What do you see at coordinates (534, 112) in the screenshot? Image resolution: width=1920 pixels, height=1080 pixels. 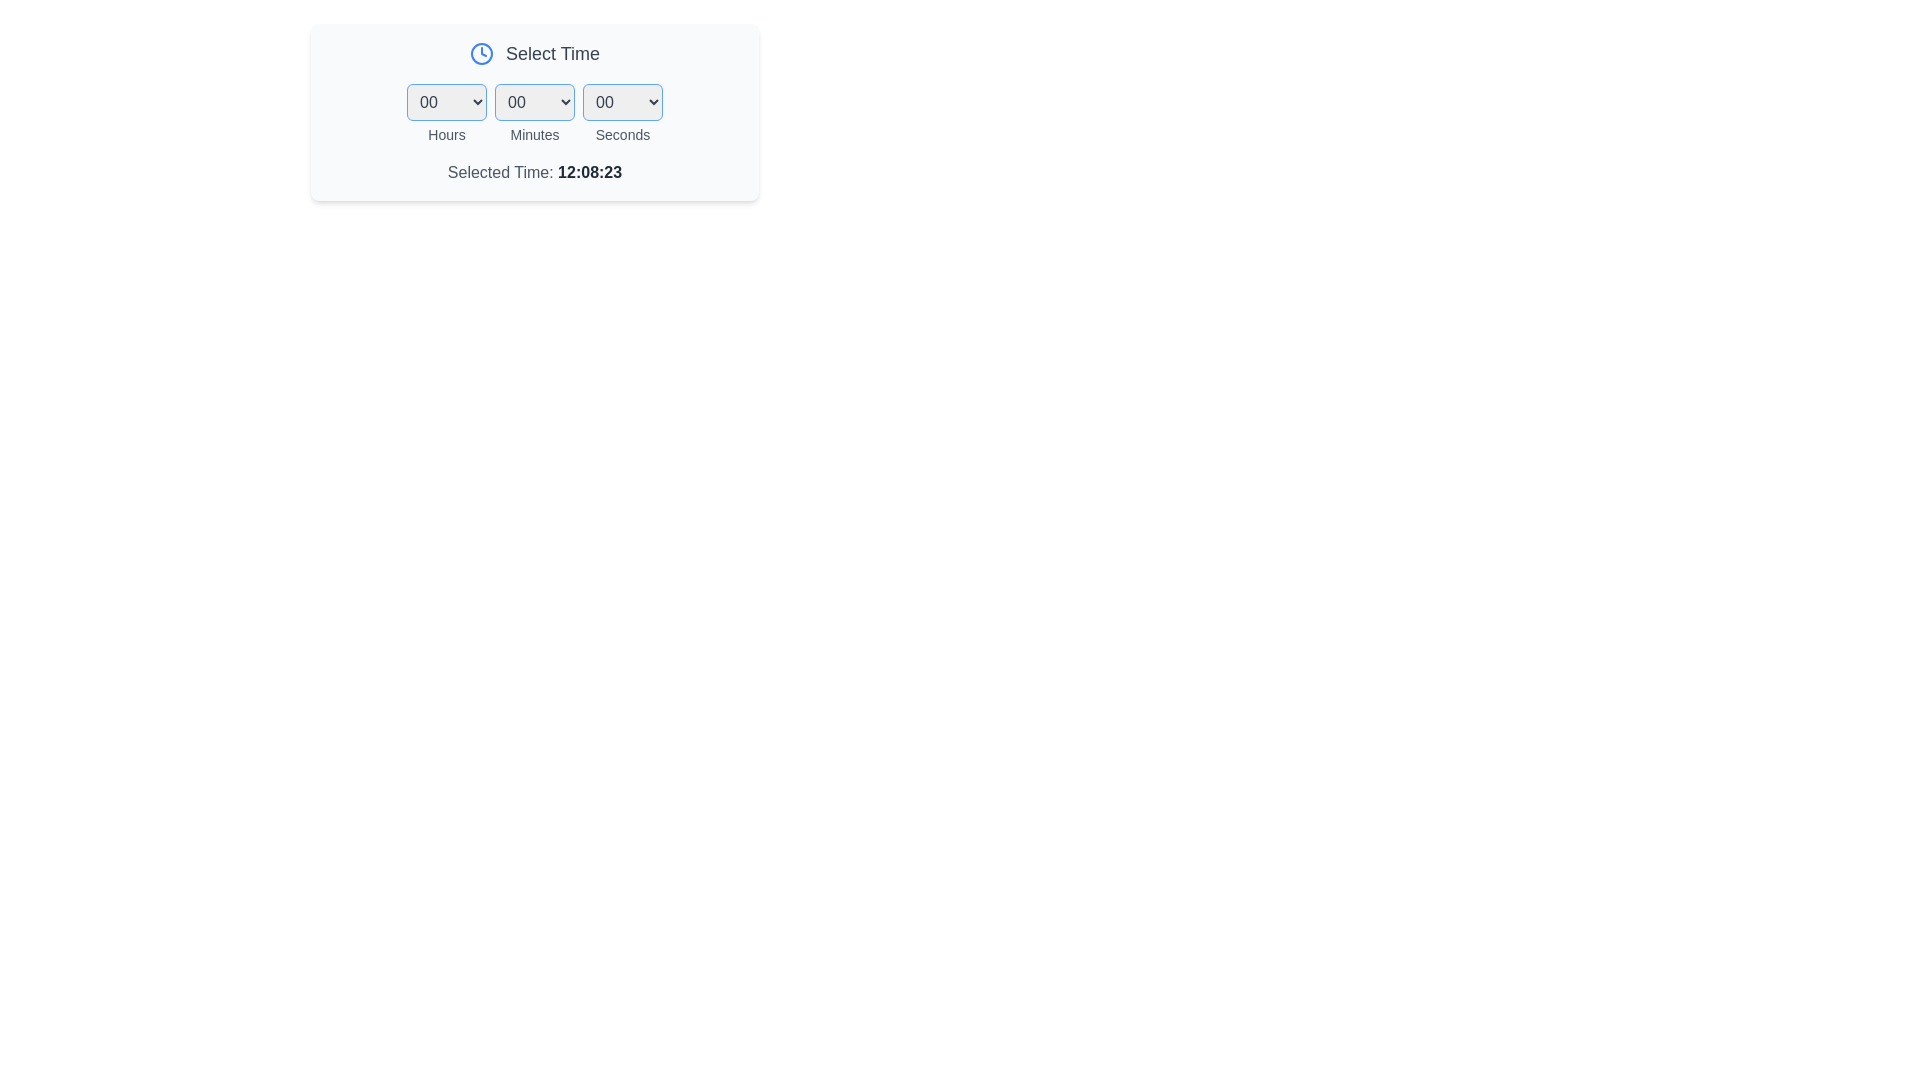 I see `the 'Minutes' dropdown menu, which is styled with a gray border and blue highlights, displaying '00' as the placeholder text within a time selection interface` at bounding box center [534, 112].